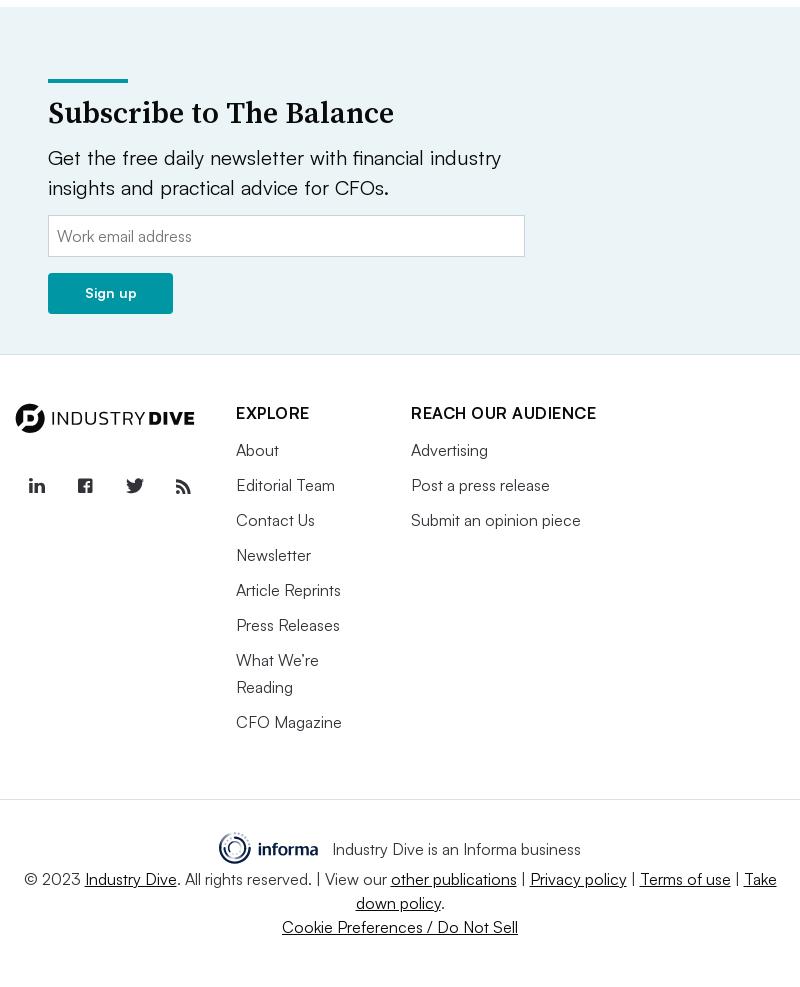  Describe the element at coordinates (502, 412) in the screenshot. I see `'Reach our audience'` at that location.